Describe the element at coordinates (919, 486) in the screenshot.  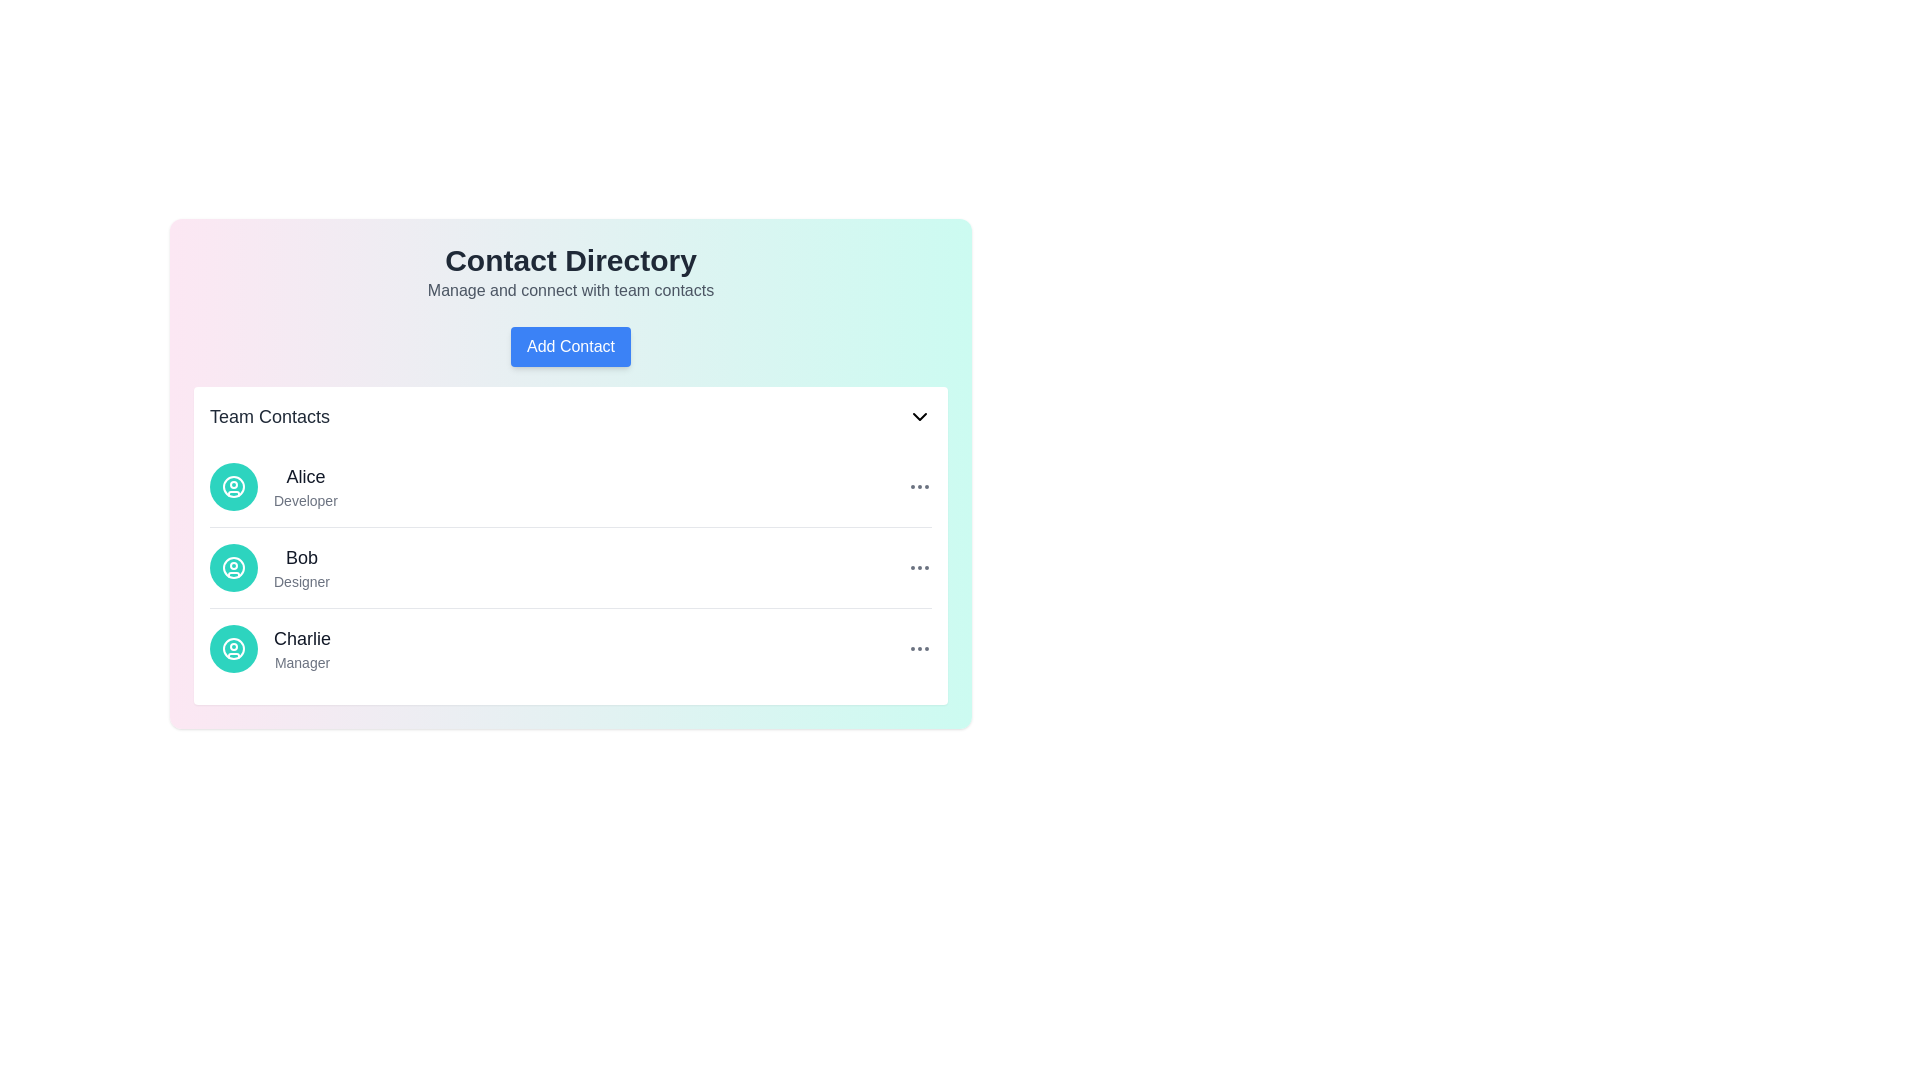
I see `the three-dot icon located at the far right of the horizontal group containing 'Alice Developer'` at that location.